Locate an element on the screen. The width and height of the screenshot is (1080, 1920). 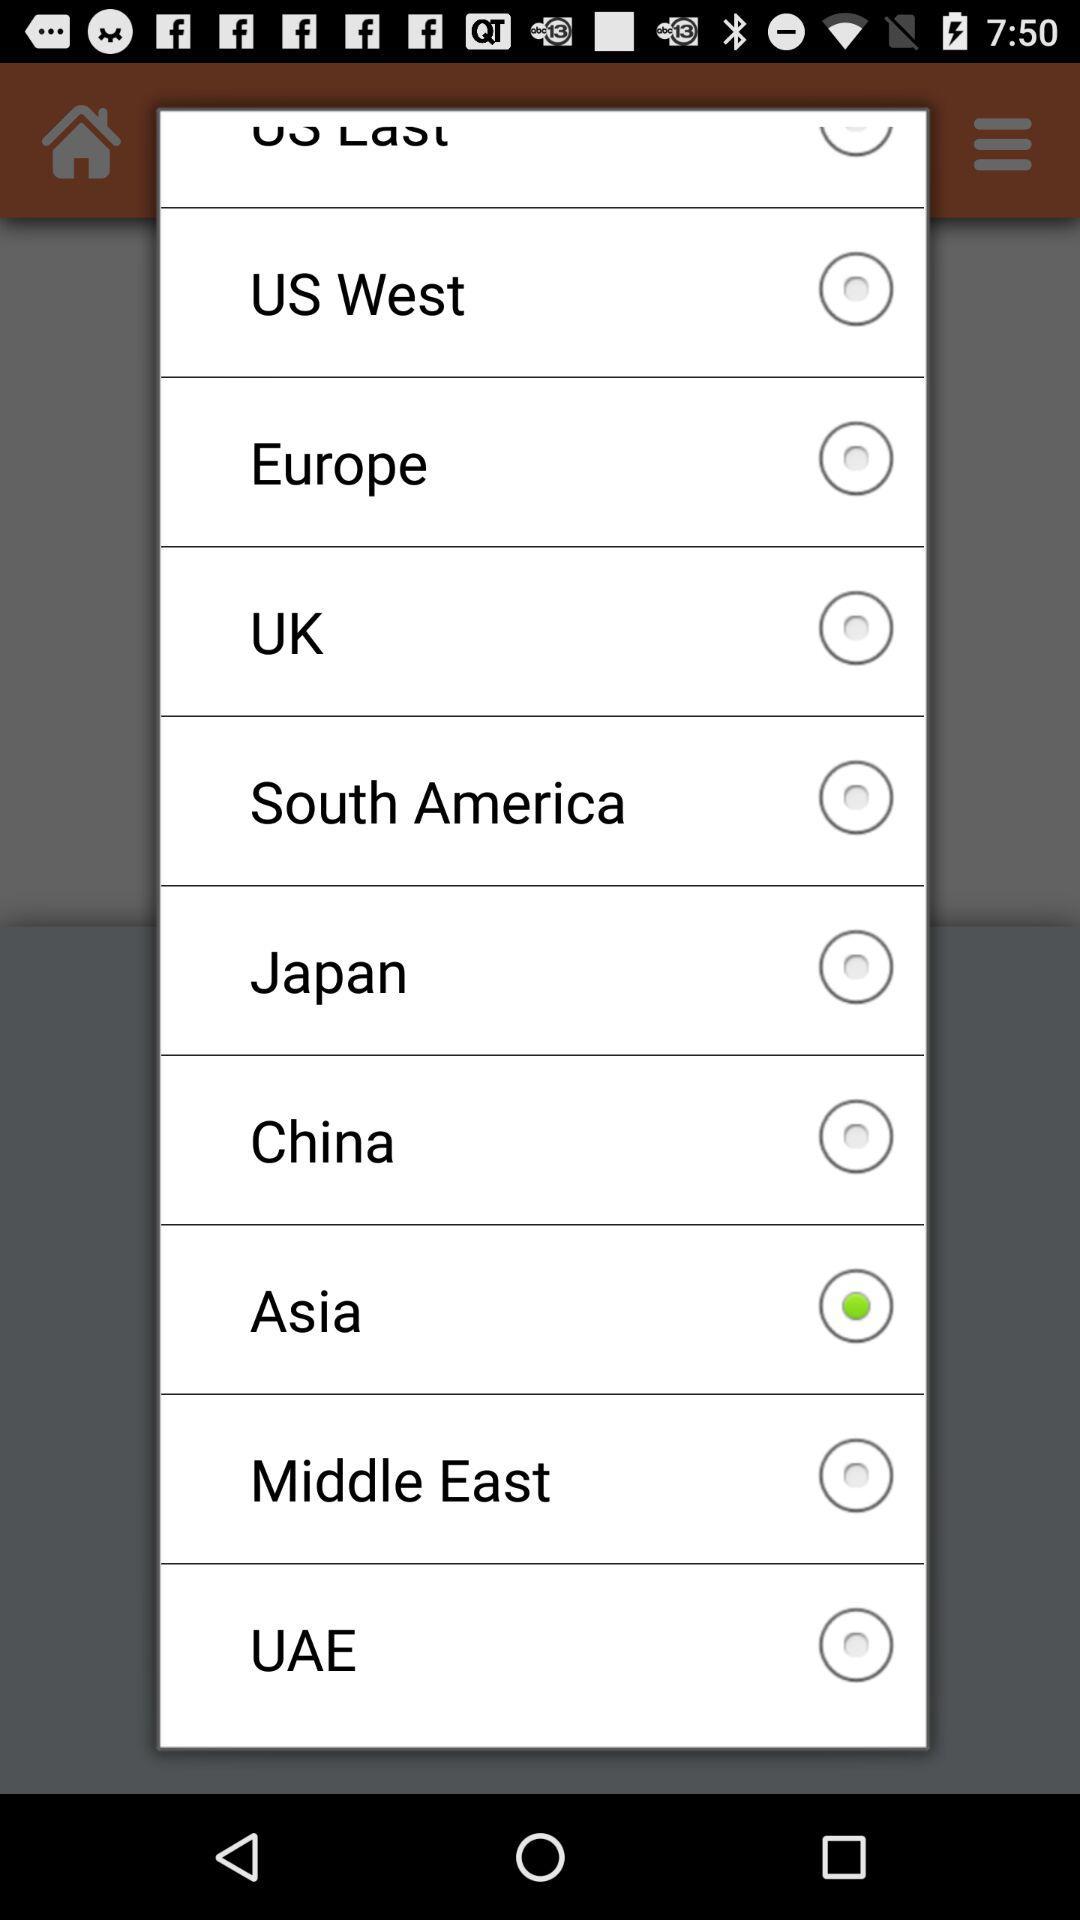
the     south america item is located at coordinates (542, 801).